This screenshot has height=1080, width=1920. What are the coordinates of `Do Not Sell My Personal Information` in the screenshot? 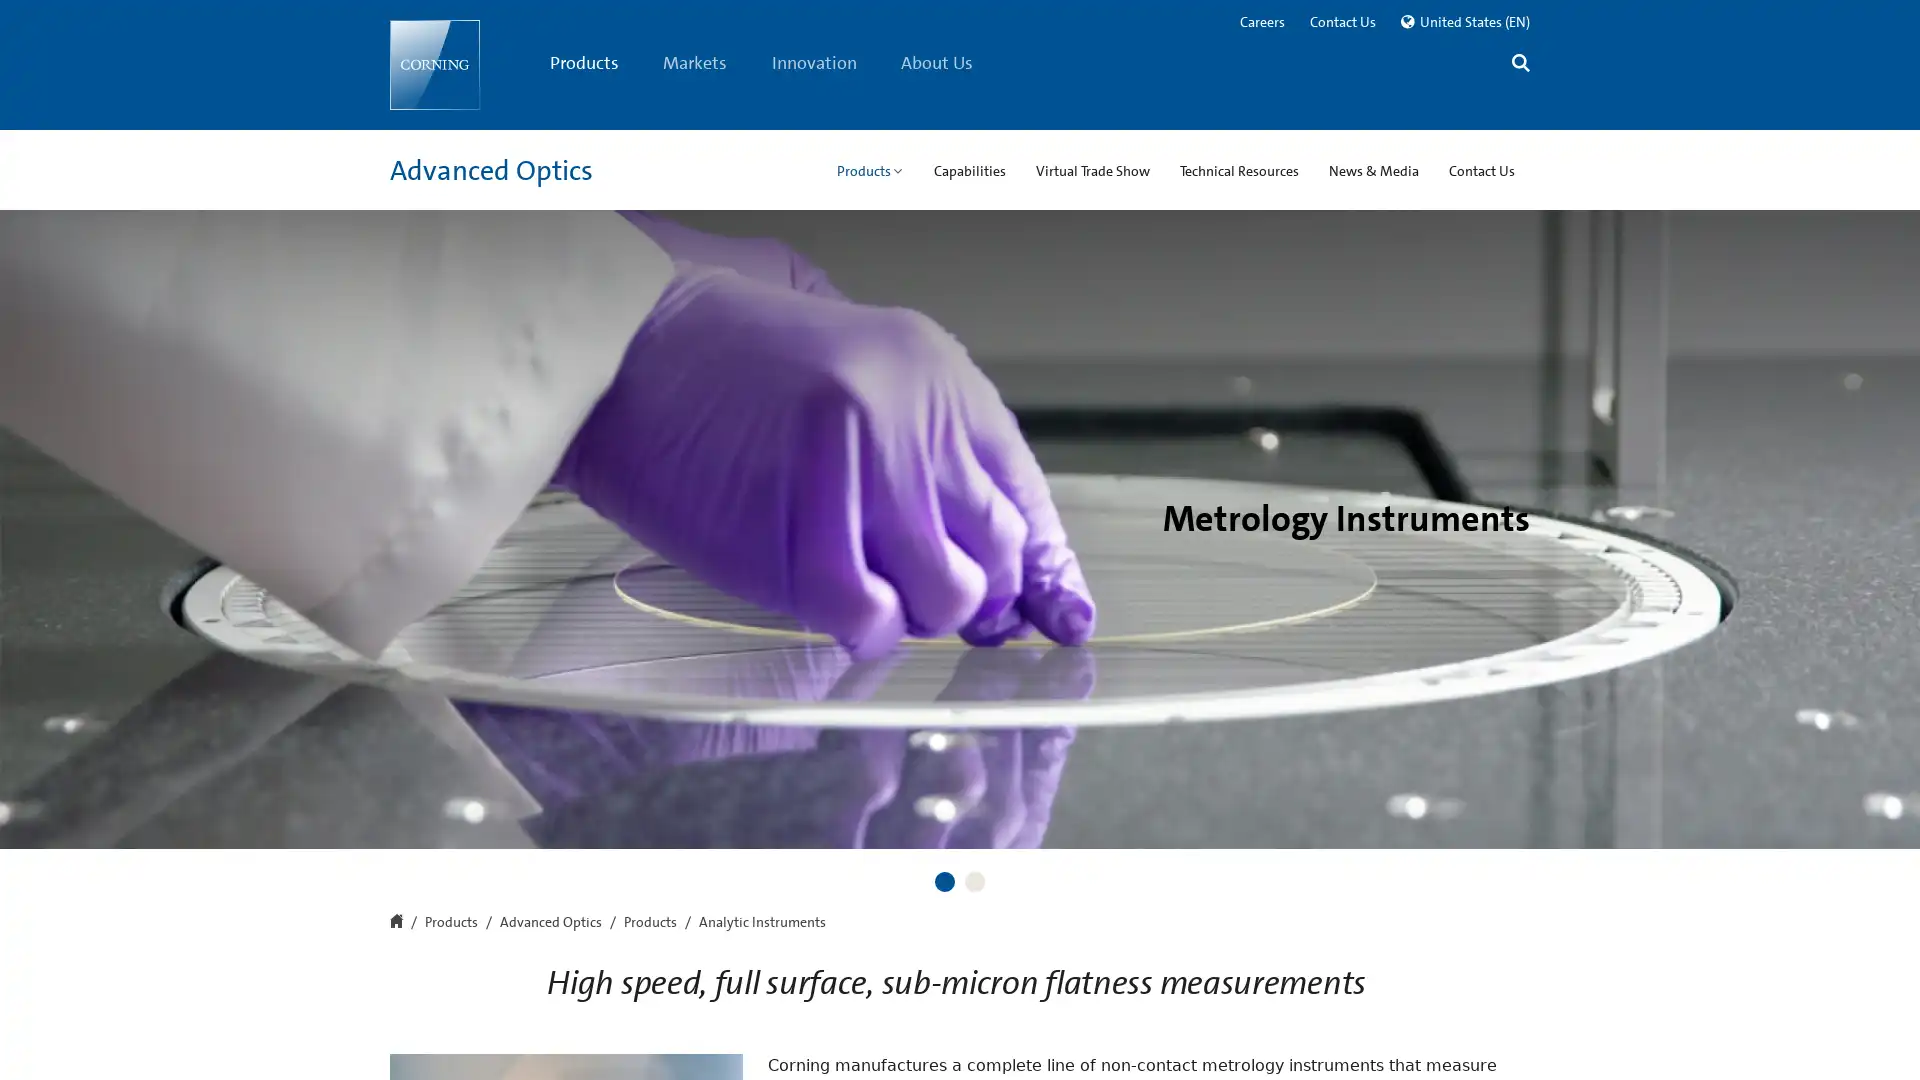 It's located at (1399, 1036).